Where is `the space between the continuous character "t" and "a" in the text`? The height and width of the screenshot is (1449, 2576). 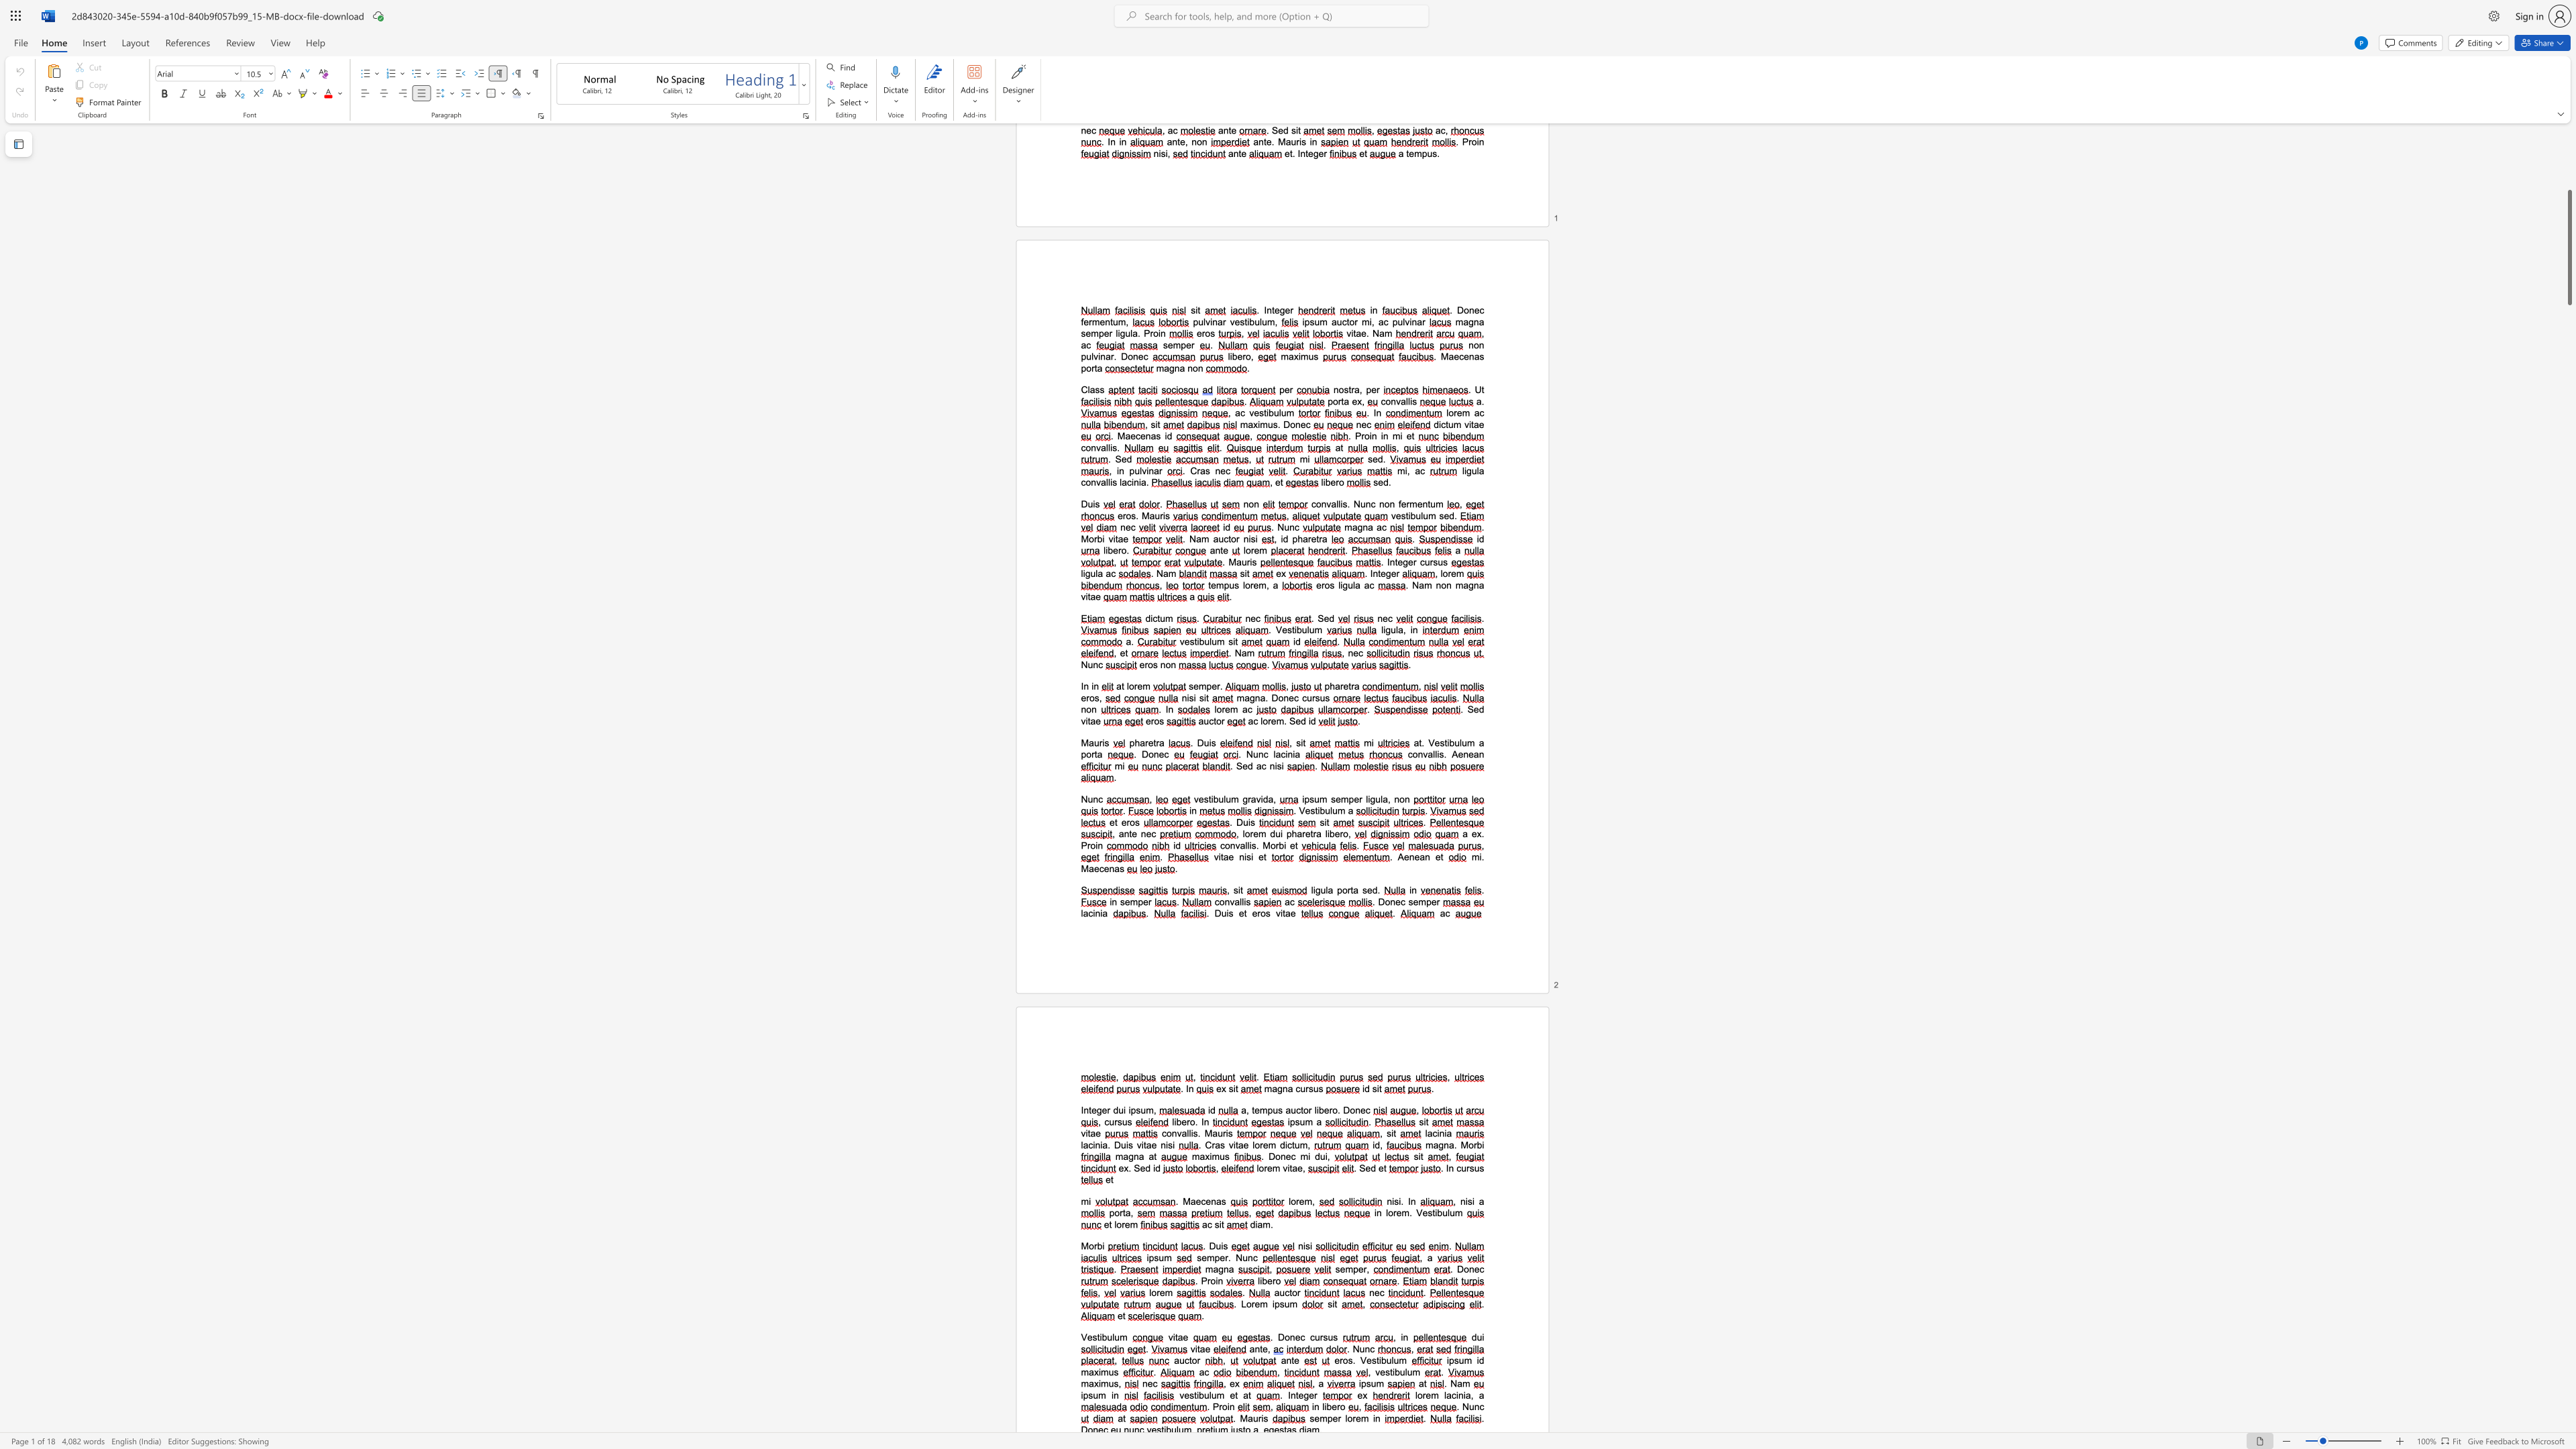
the space between the continuous character "t" and "a" in the text is located at coordinates (1223, 857).